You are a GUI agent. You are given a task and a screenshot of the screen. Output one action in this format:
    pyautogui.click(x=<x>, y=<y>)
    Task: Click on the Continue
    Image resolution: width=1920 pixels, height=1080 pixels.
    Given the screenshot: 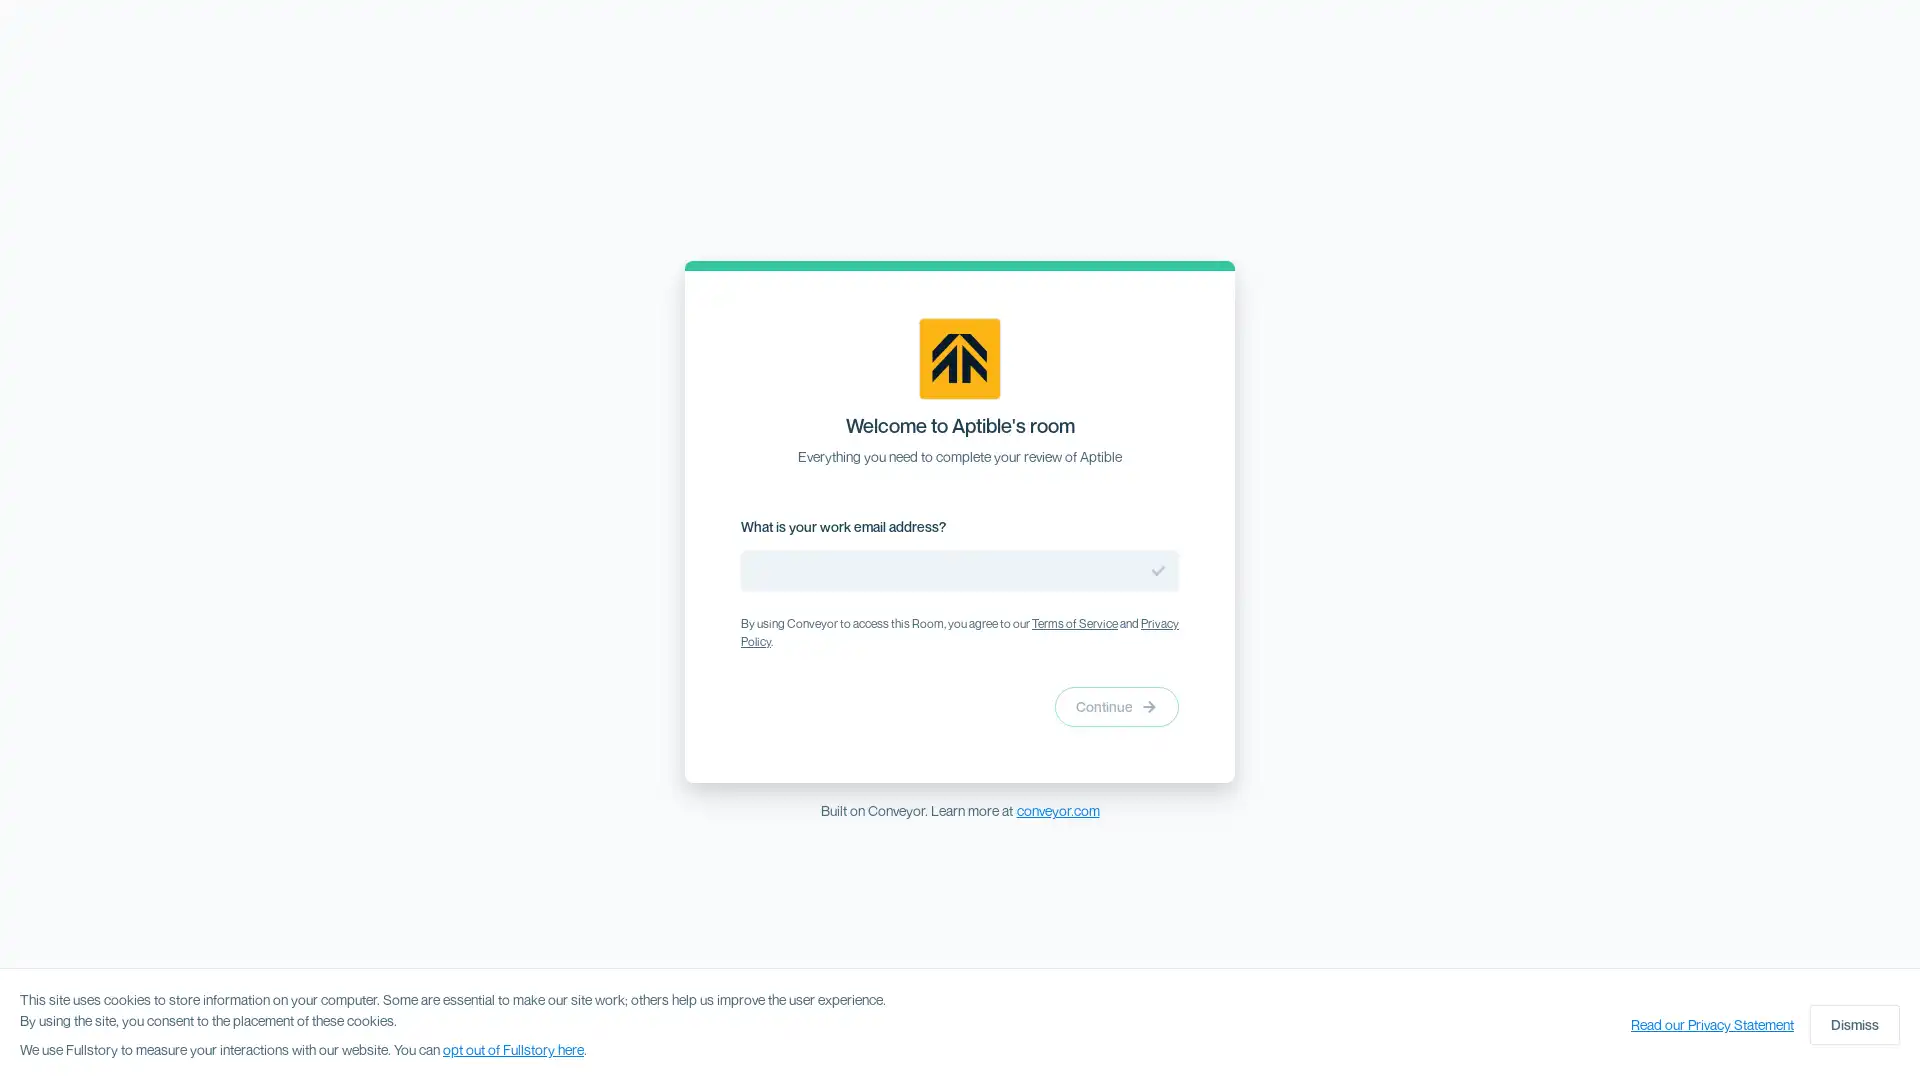 What is the action you would take?
    pyautogui.click(x=1115, y=705)
    